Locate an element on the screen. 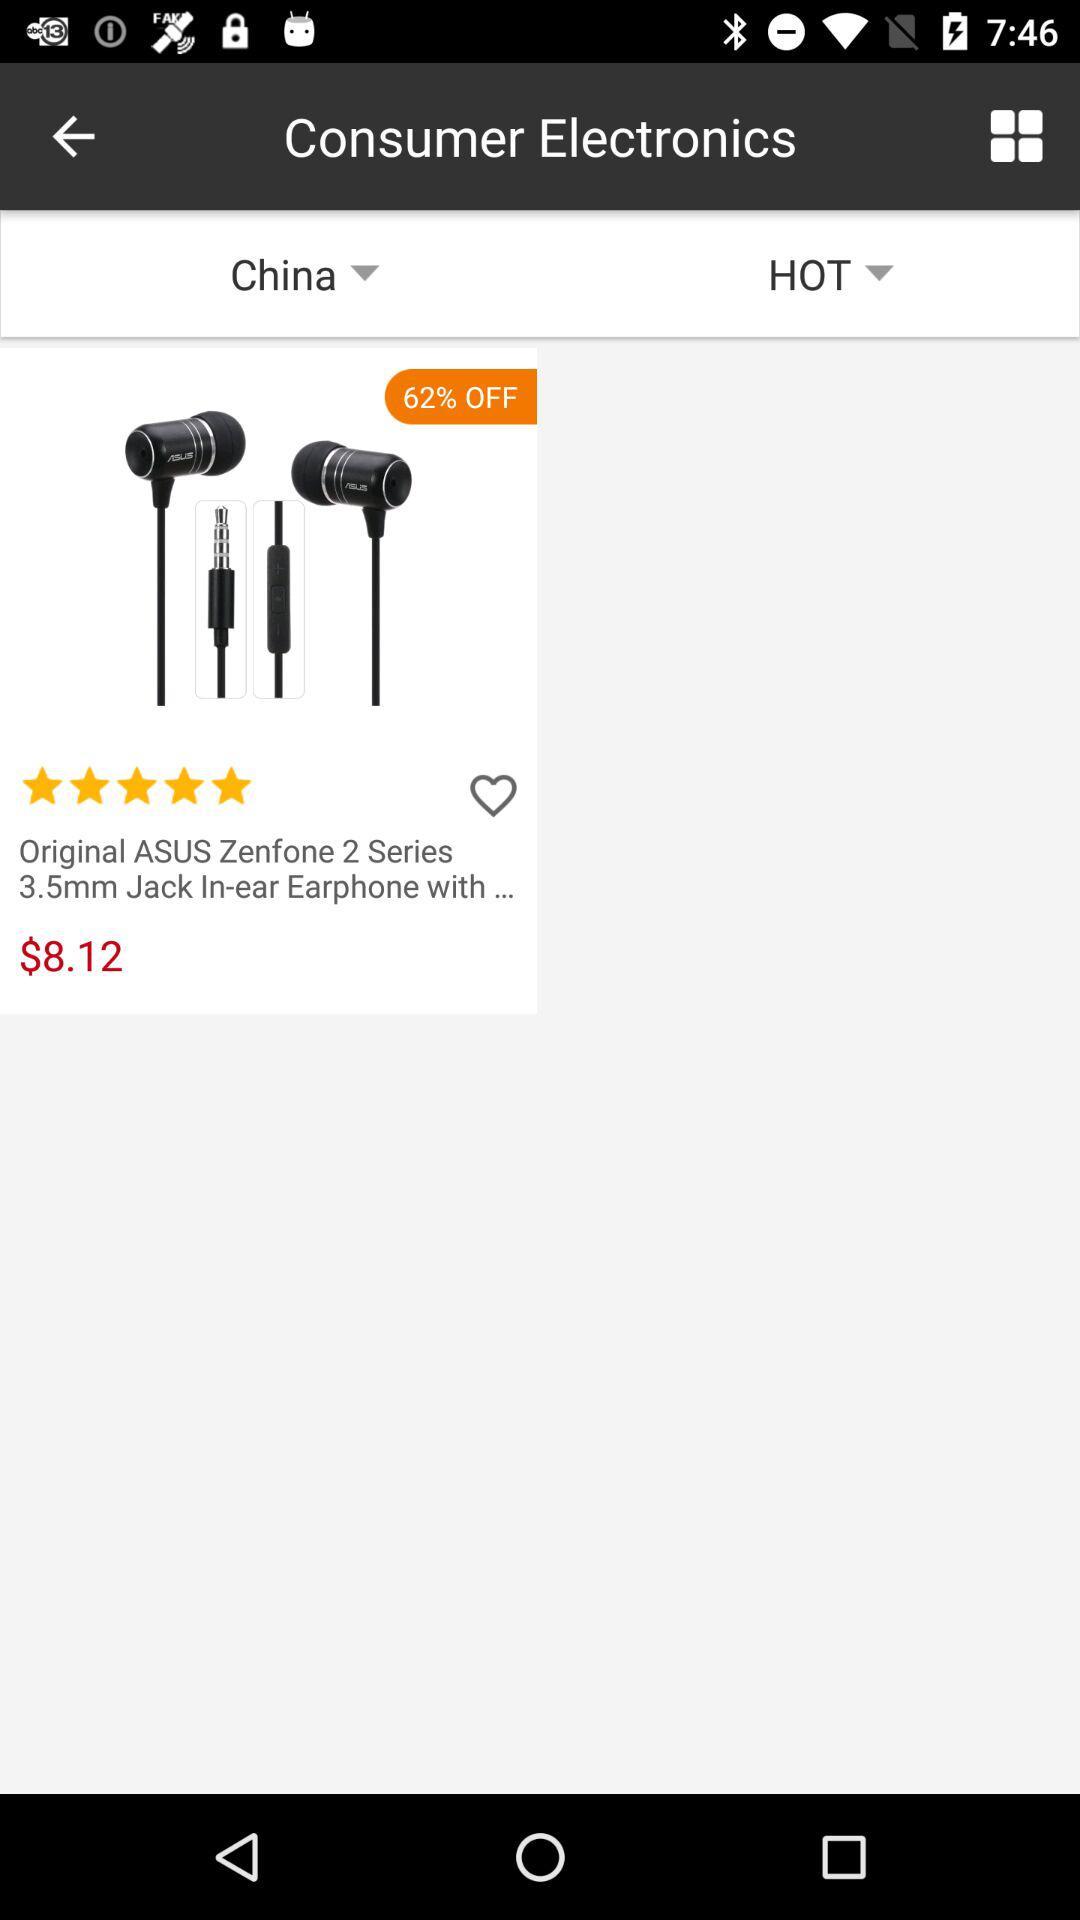 This screenshot has height=1920, width=1080. rate the product is located at coordinates (493, 794).